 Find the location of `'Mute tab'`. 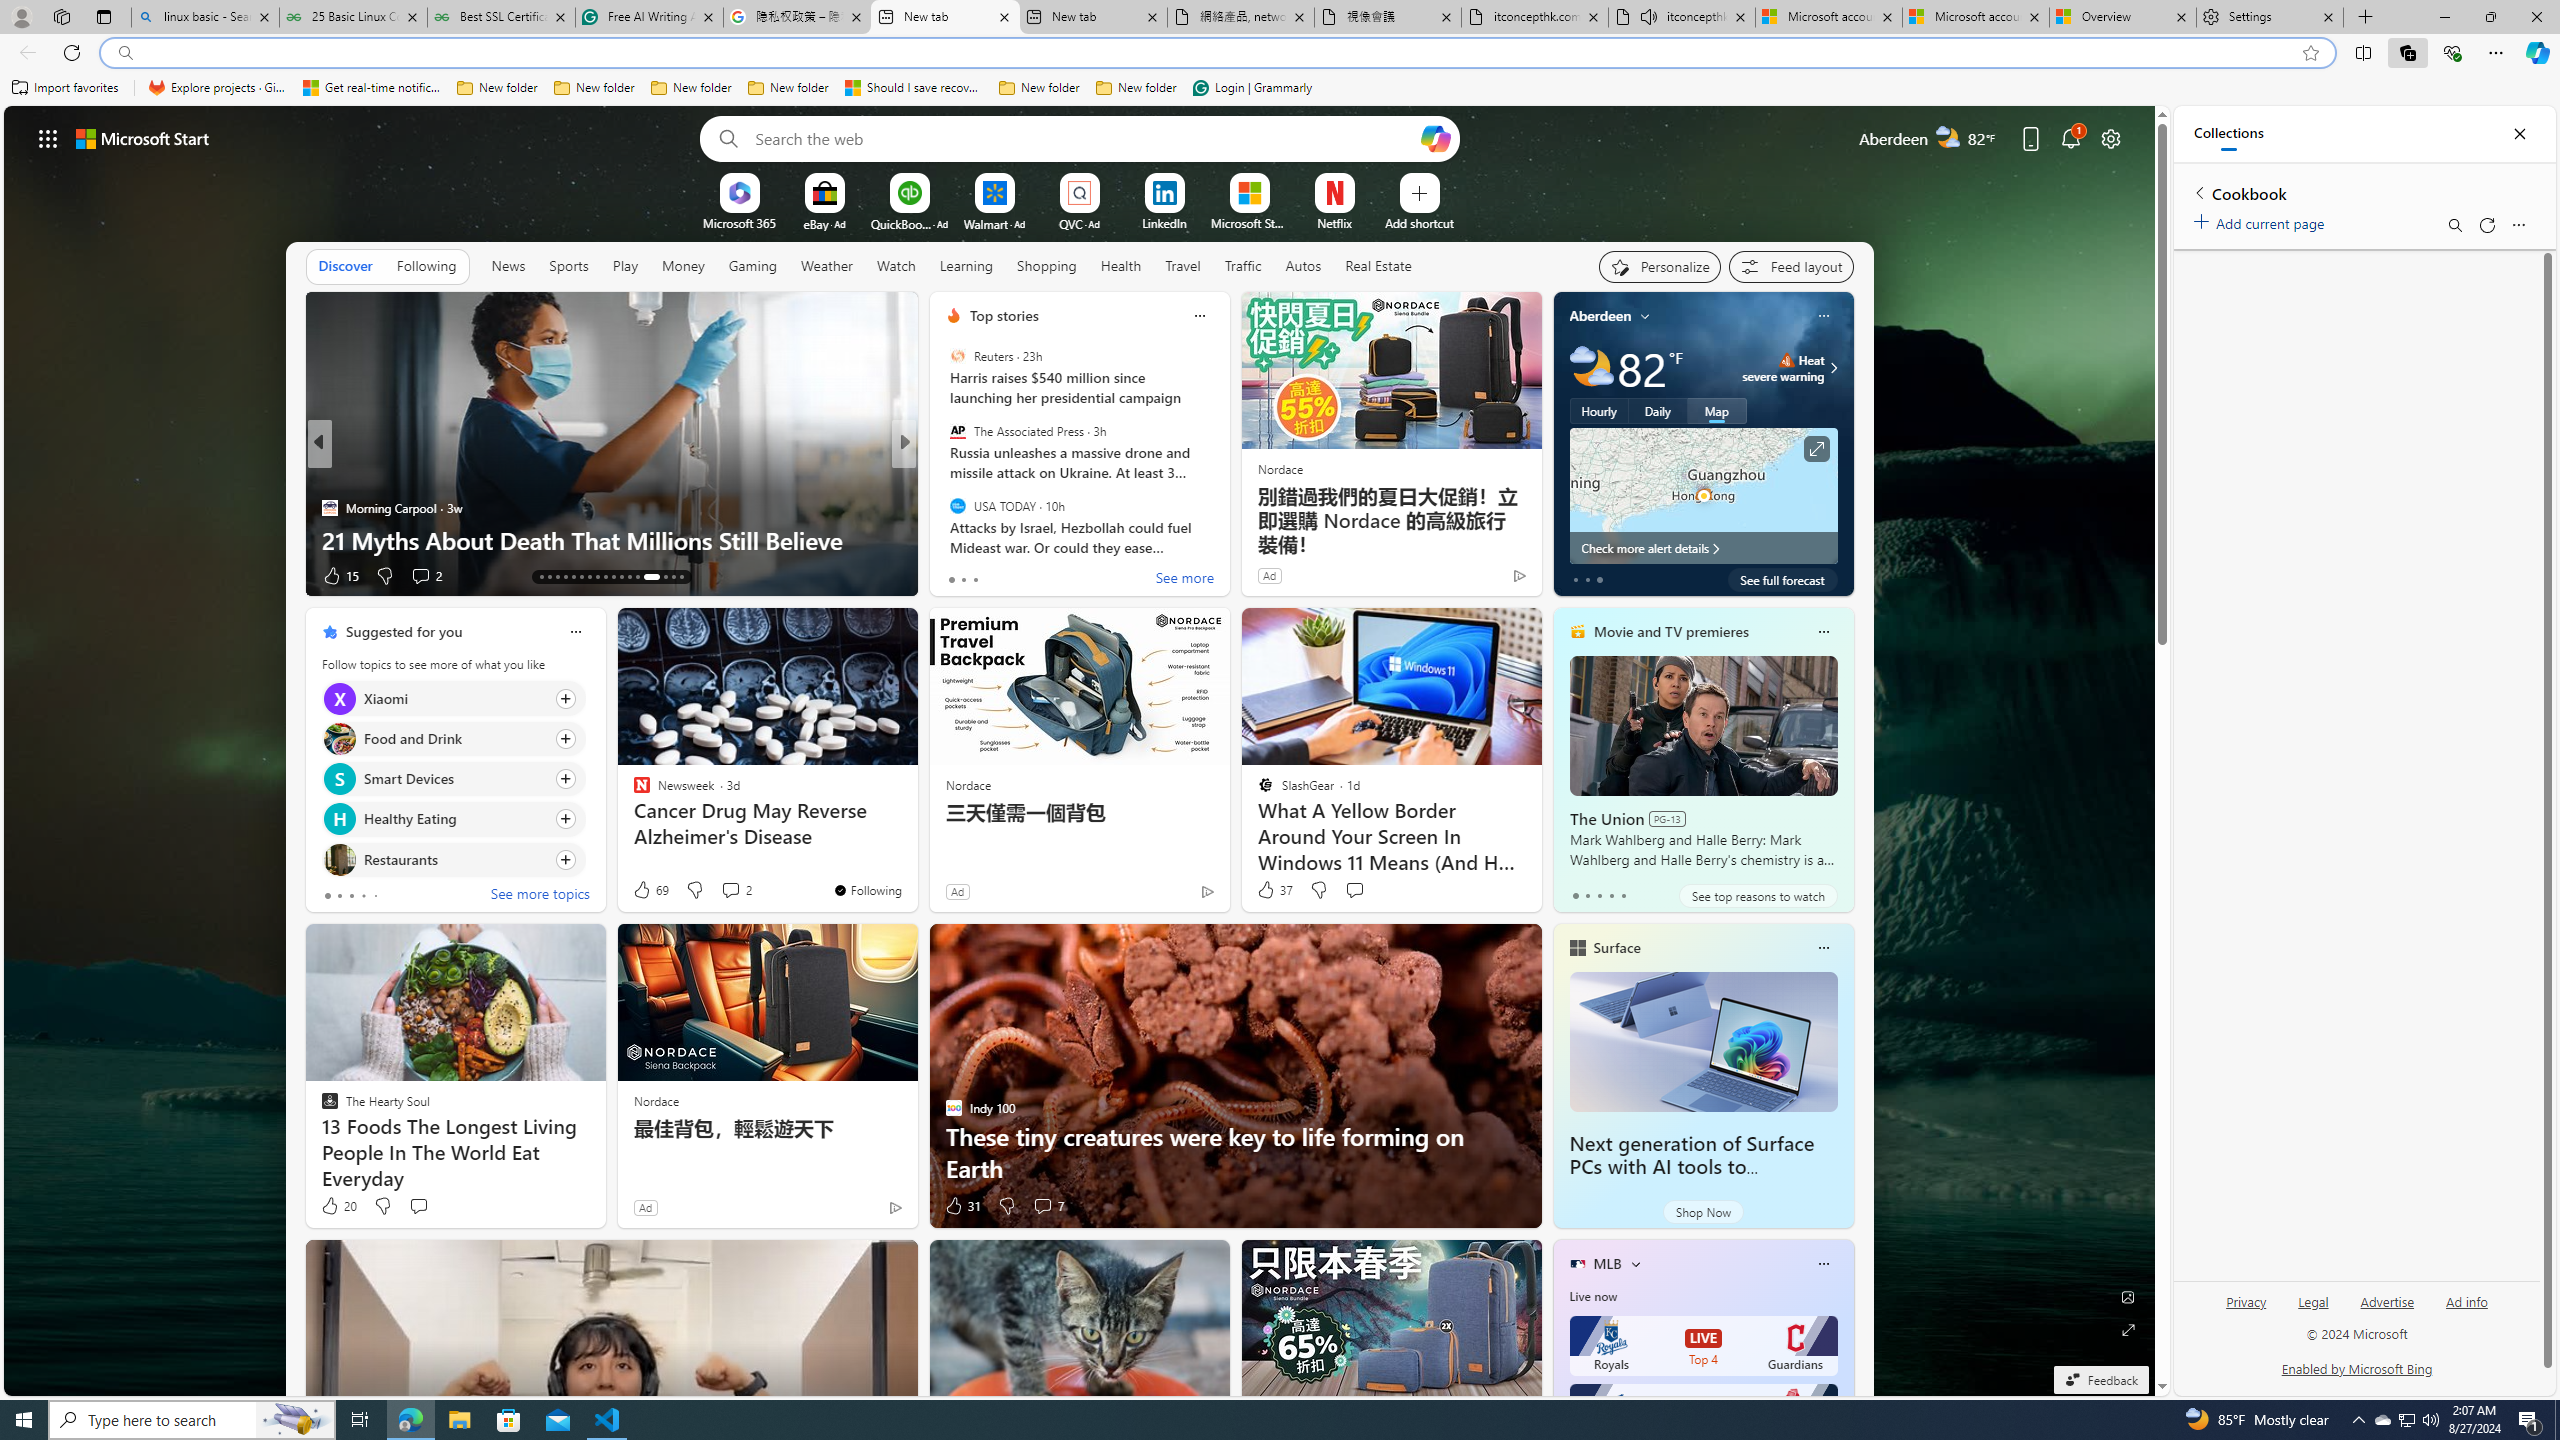

'Mute tab' is located at coordinates (1647, 15).